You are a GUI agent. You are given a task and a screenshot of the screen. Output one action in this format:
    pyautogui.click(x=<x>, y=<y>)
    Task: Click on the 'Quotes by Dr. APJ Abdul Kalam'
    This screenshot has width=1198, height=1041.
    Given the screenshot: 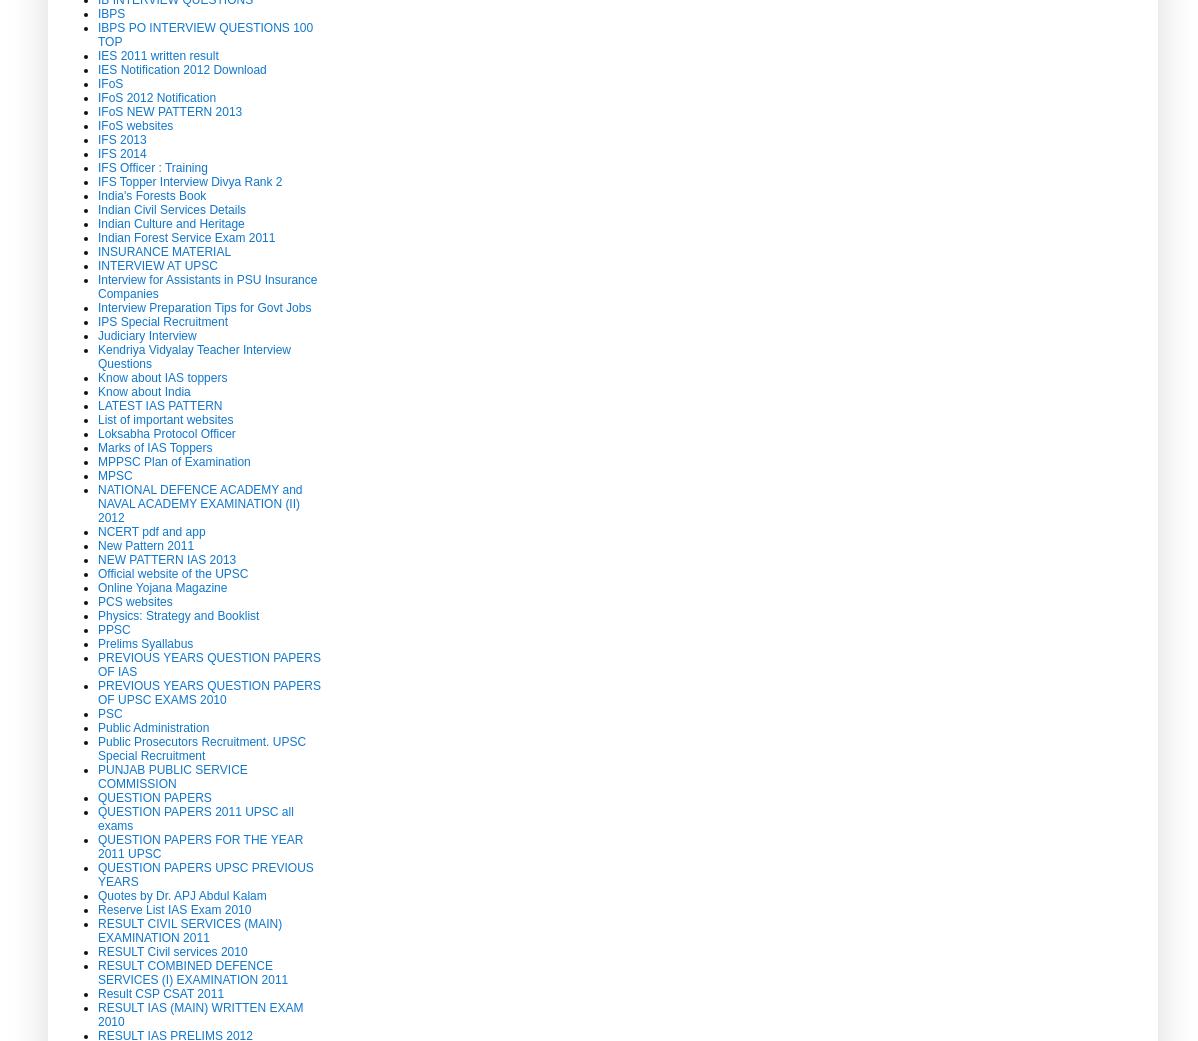 What is the action you would take?
    pyautogui.click(x=180, y=894)
    